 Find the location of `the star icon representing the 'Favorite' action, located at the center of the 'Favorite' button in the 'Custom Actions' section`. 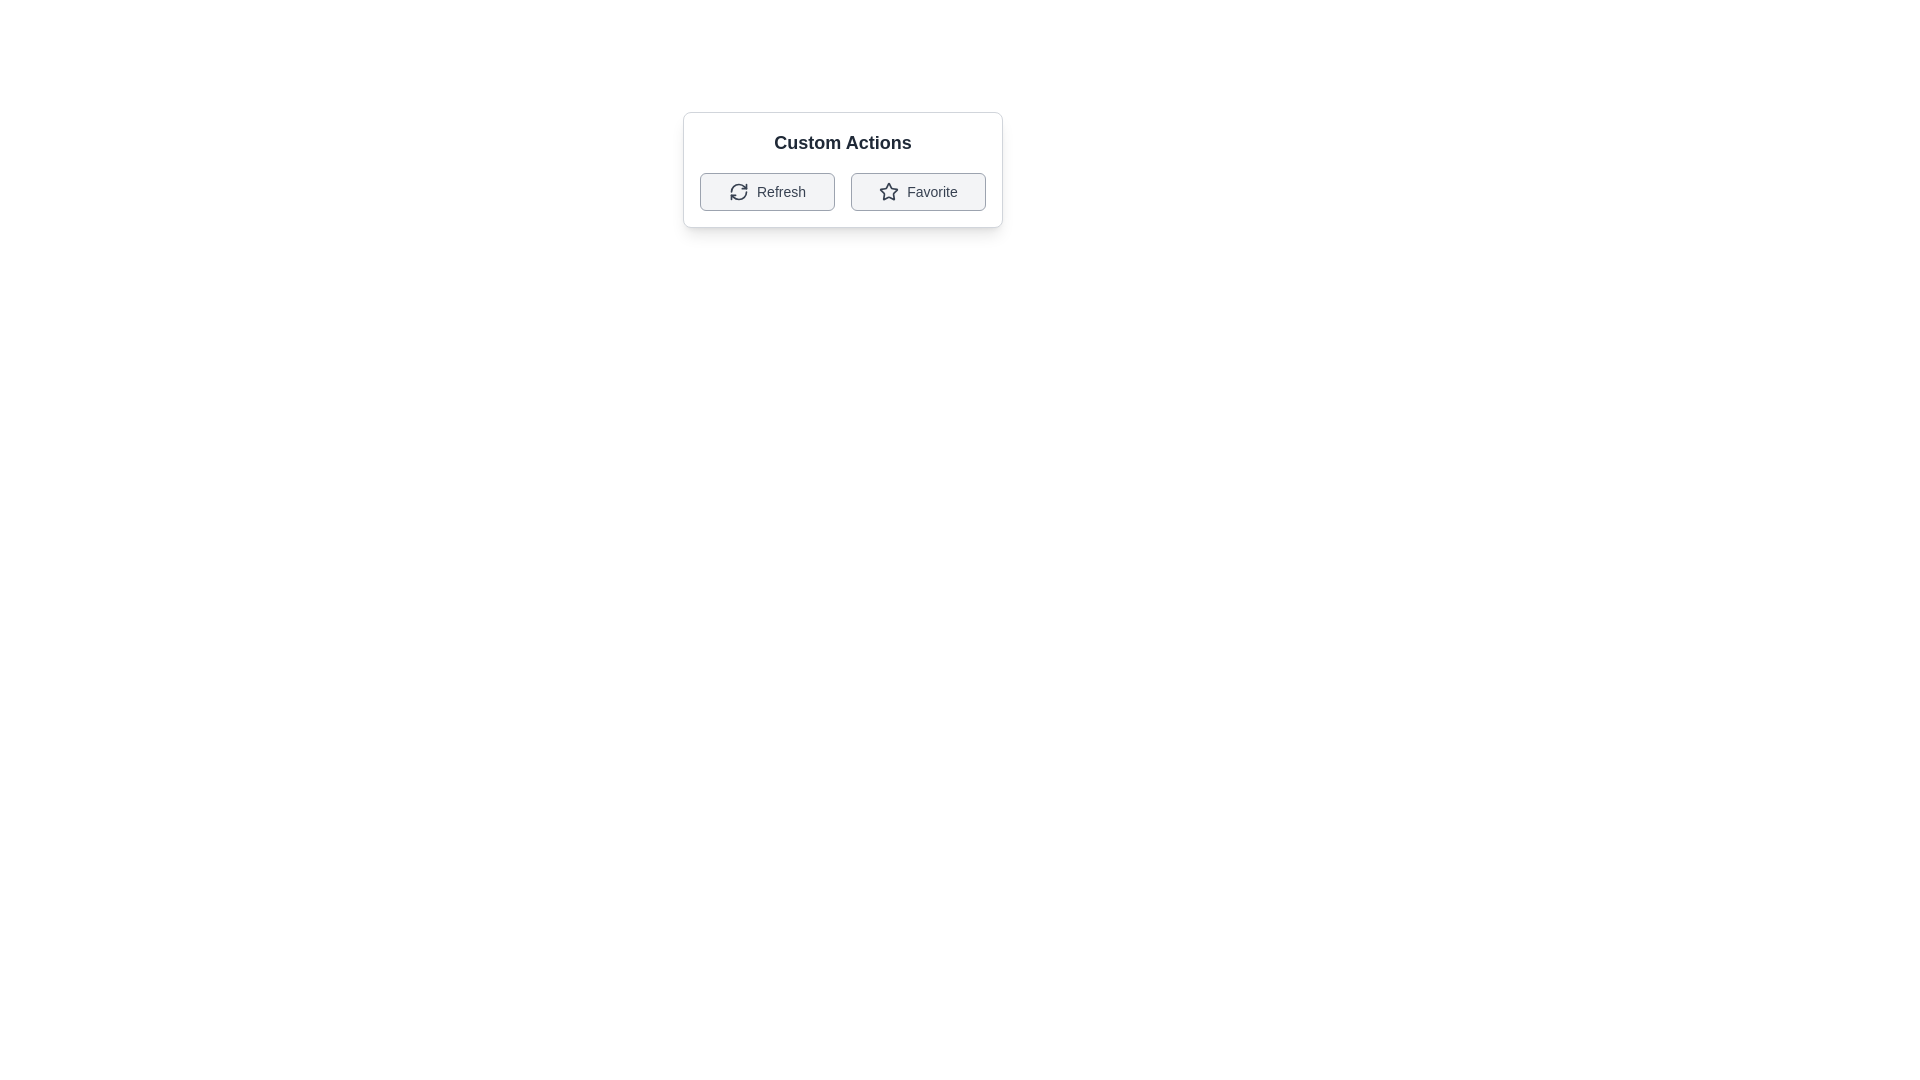

the star icon representing the 'Favorite' action, located at the center of the 'Favorite' button in the 'Custom Actions' section is located at coordinates (888, 192).